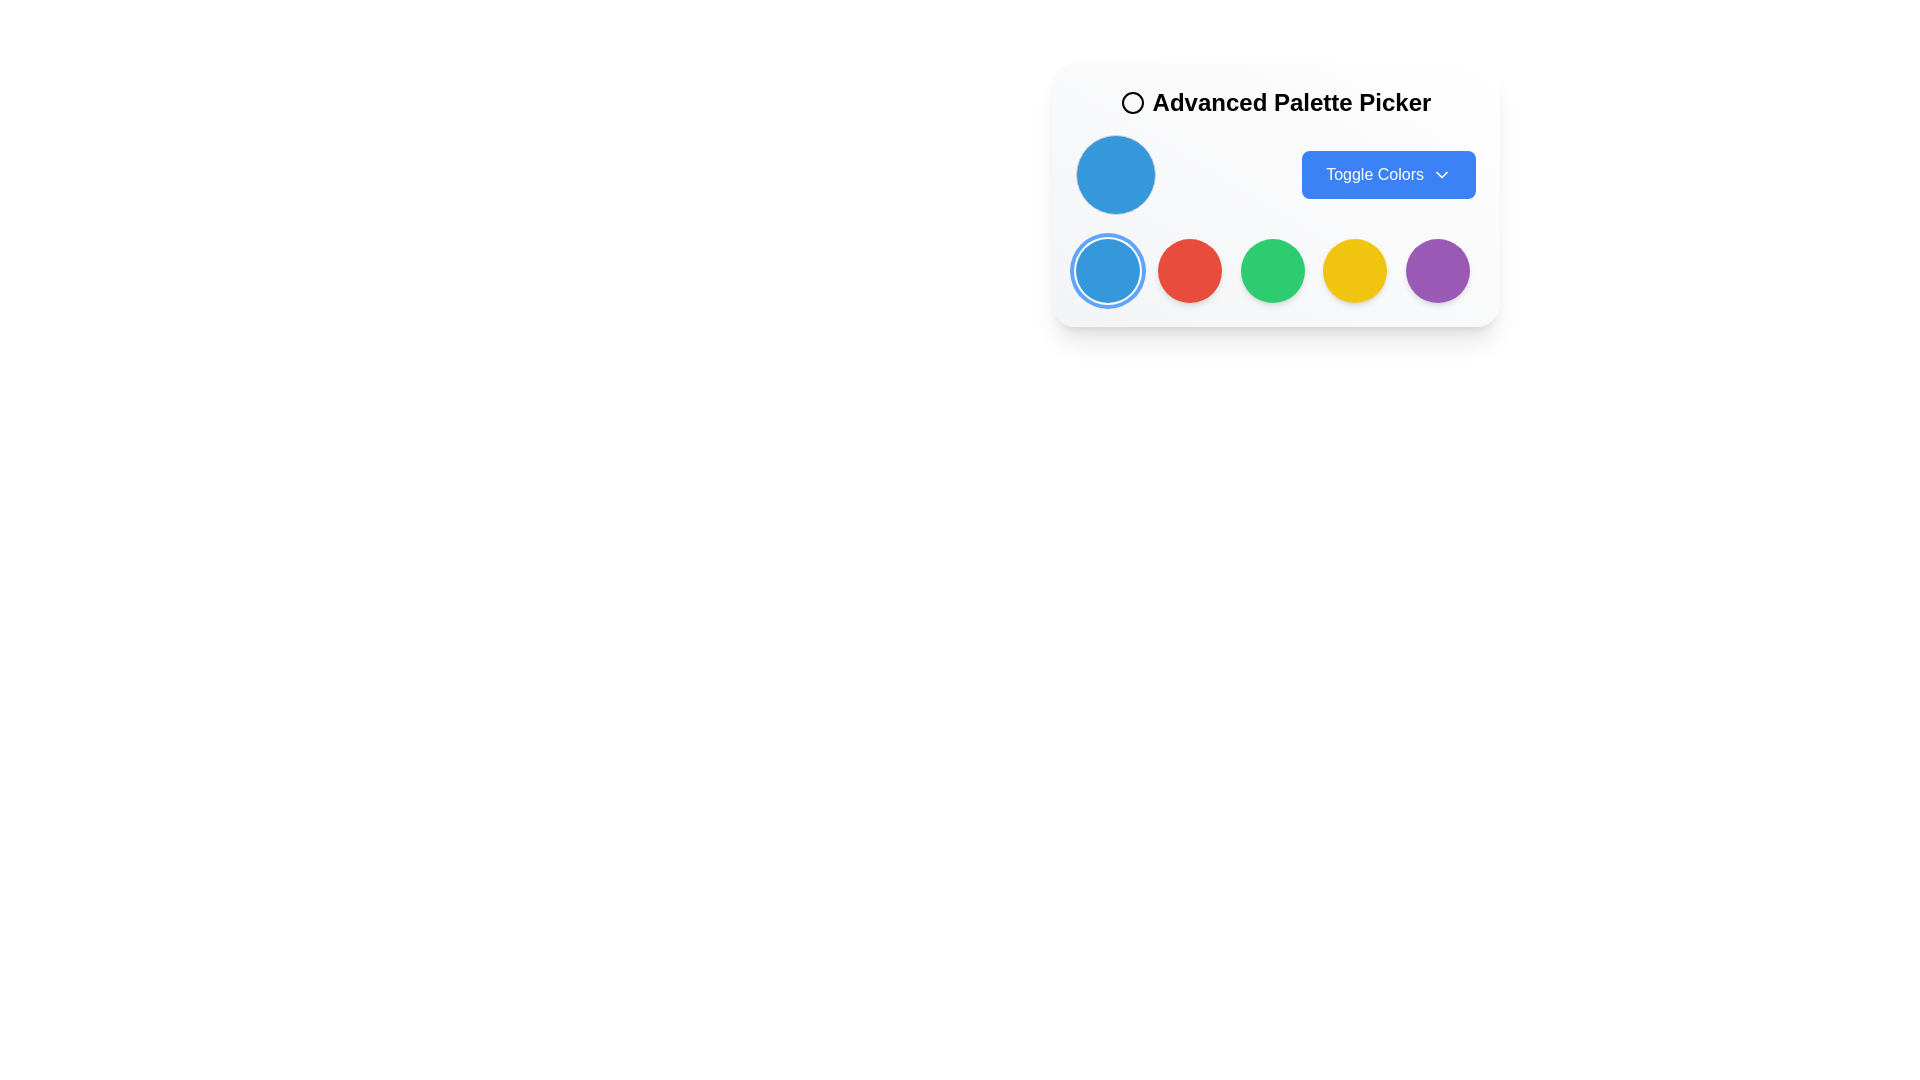 This screenshot has width=1920, height=1080. I want to click on the second circular icon with a red background under the 'Advanced Palette Picker' label, so click(1190, 270).